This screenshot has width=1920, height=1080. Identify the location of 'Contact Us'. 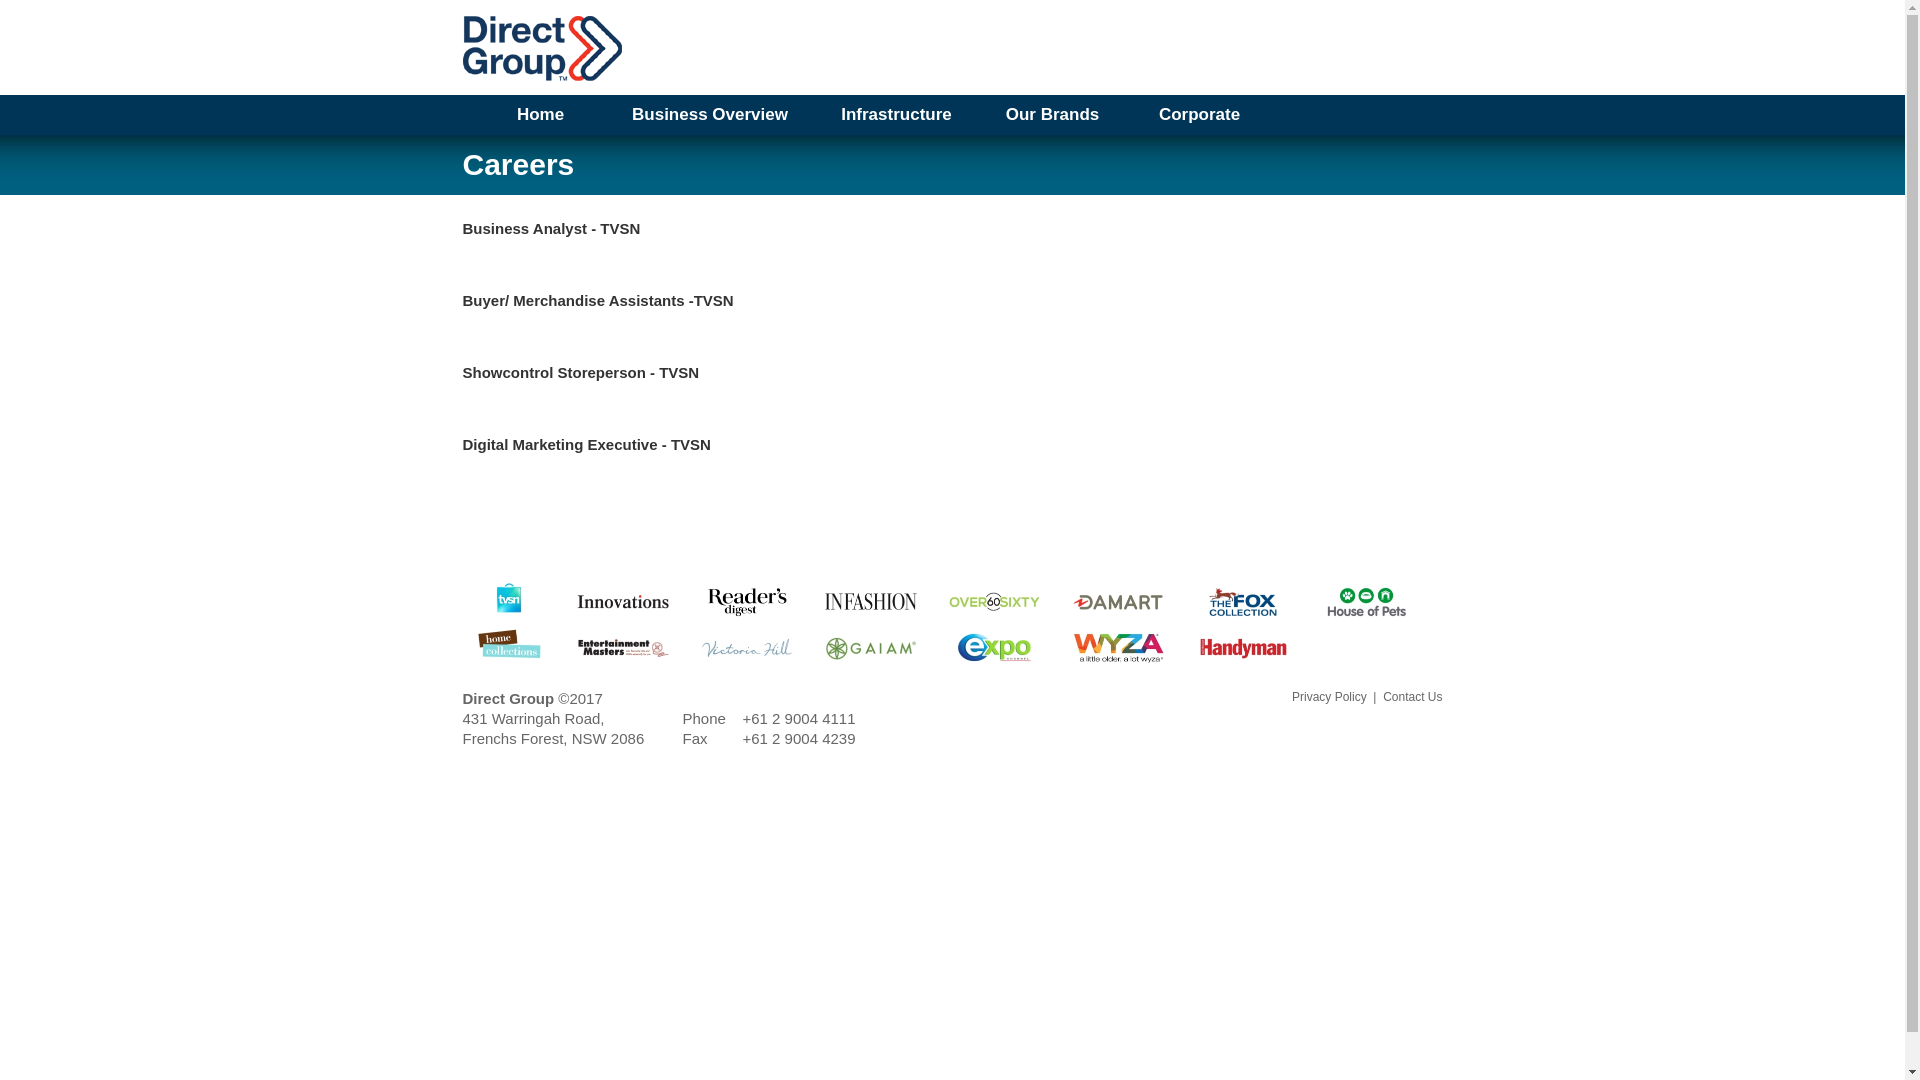
(1411, 696).